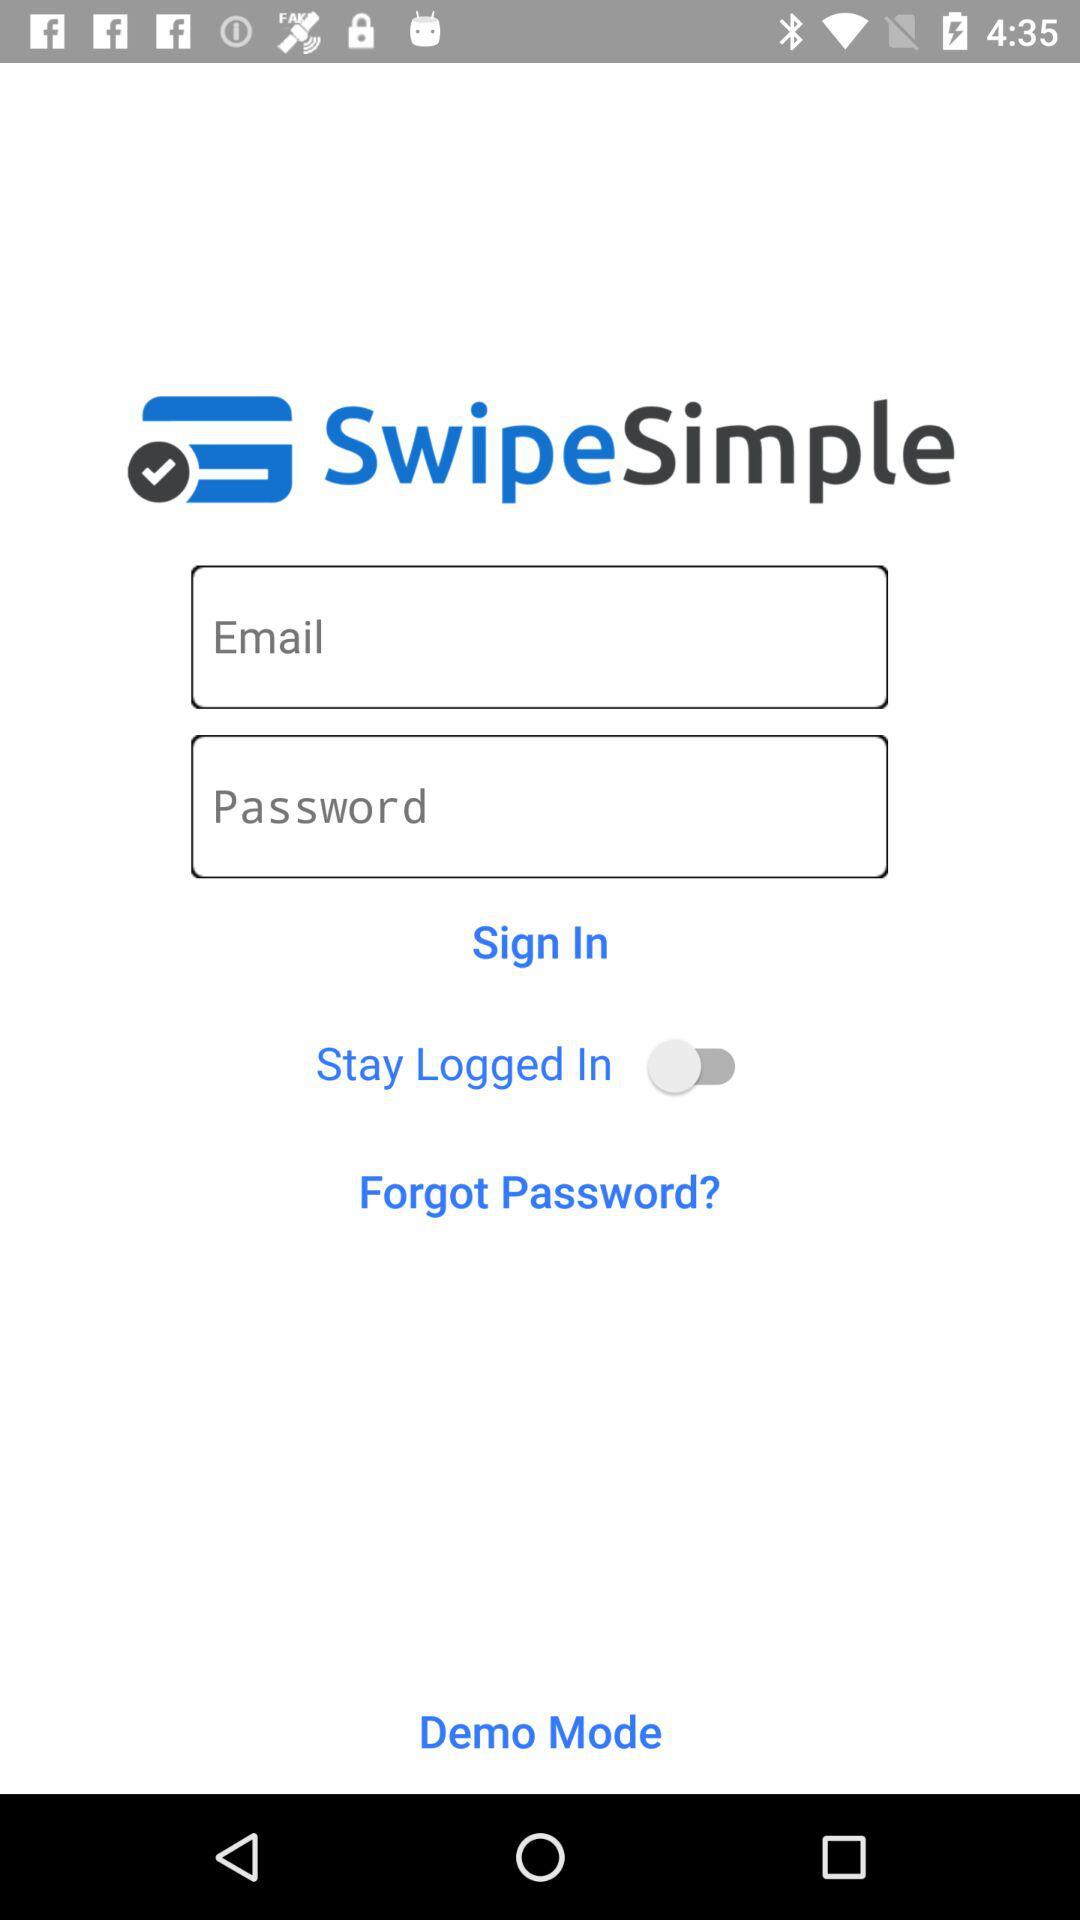 The width and height of the screenshot is (1080, 1920). What do you see at coordinates (700, 1065) in the screenshot?
I see `the icon next to stay logged in icon` at bounding box center [700, 1065].